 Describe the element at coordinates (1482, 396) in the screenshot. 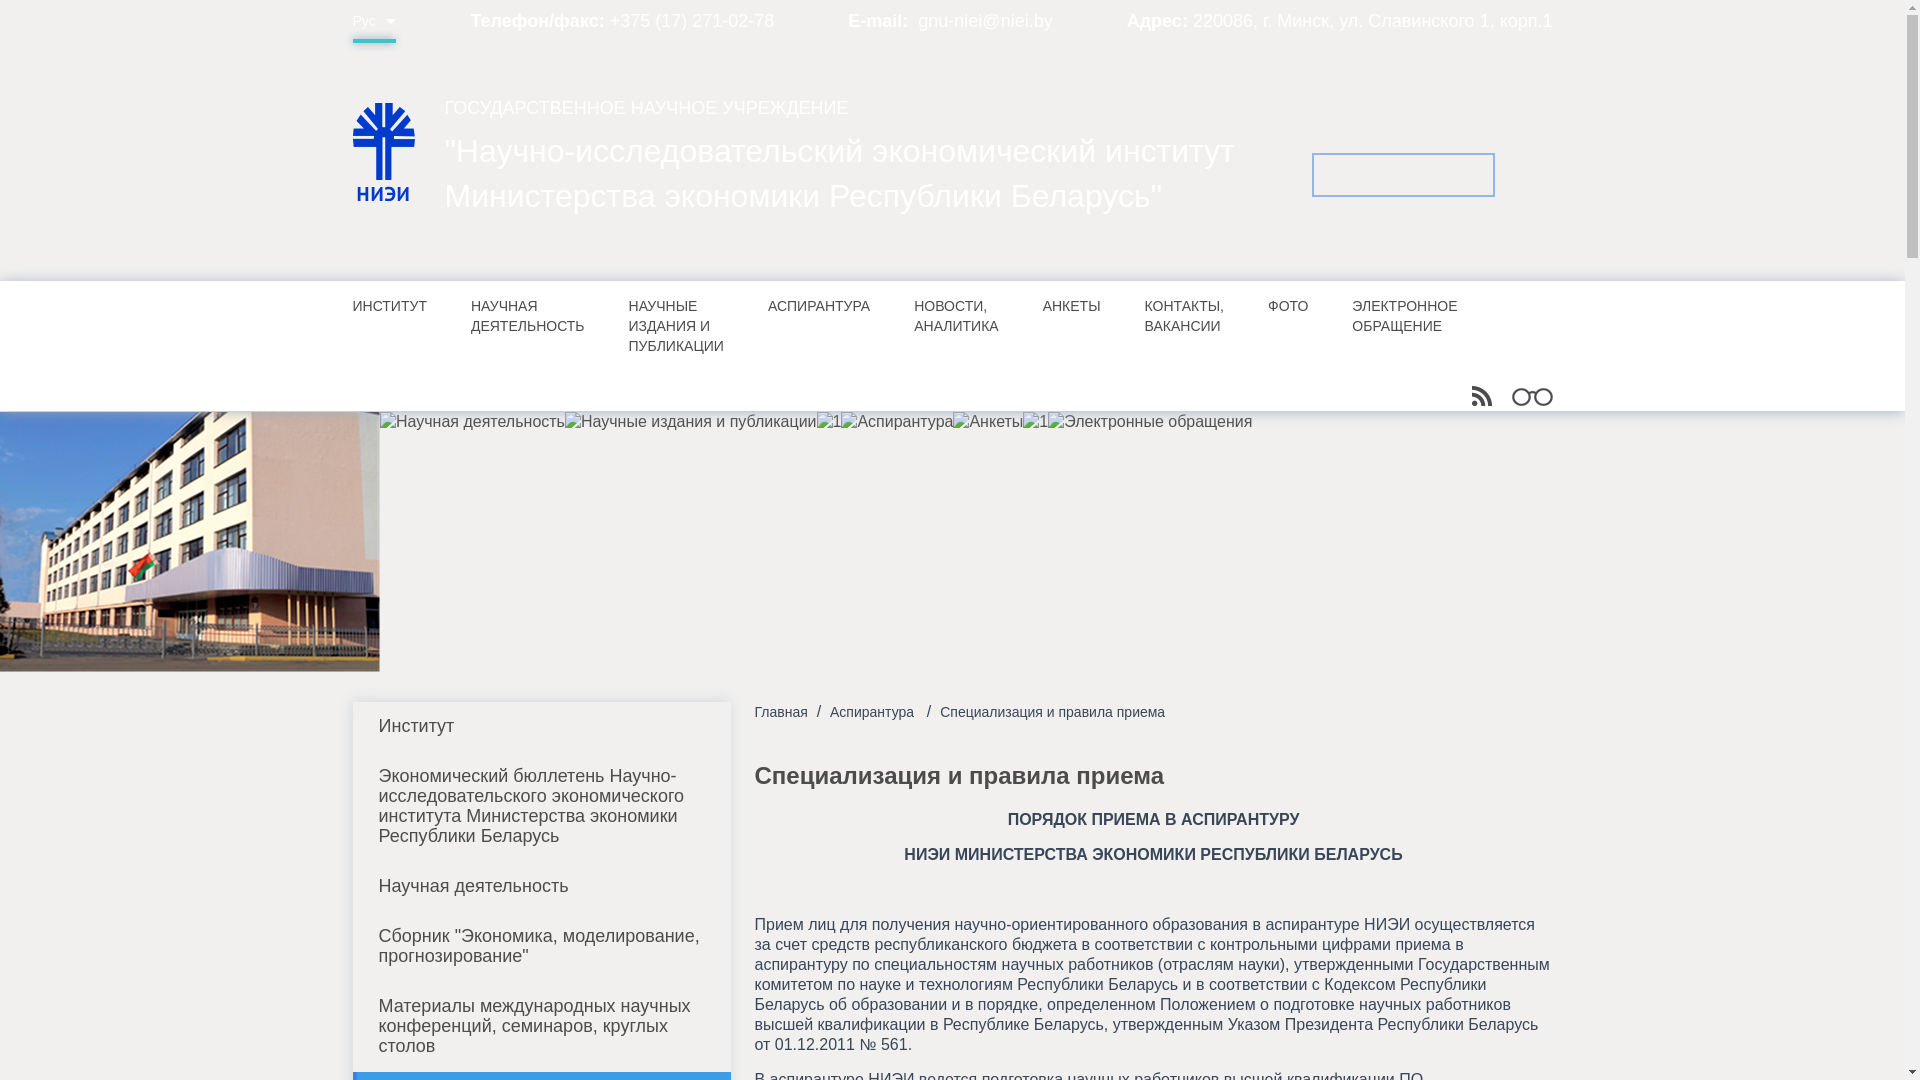

I see `'RSS'` at that location.